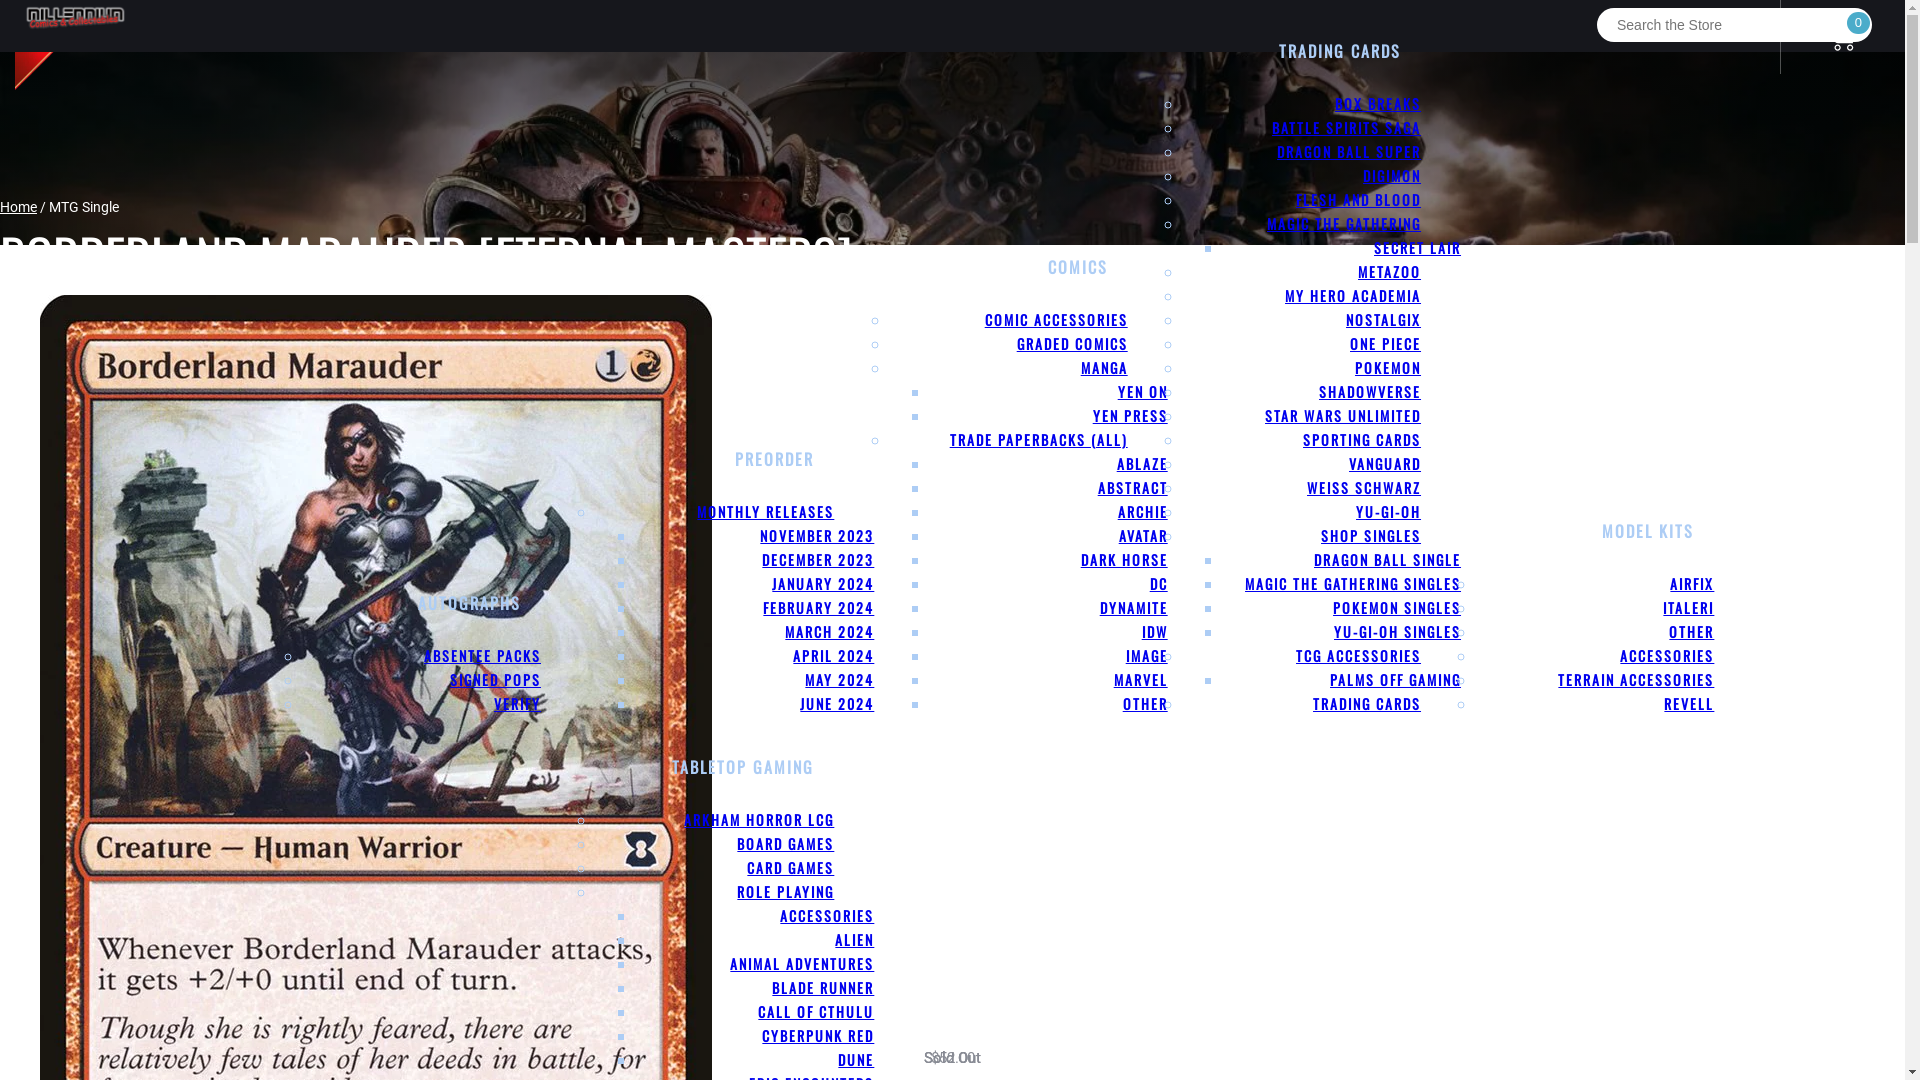 The image size is (1920, 1080). I want to click on 'VERIFY', so click(517, 702).